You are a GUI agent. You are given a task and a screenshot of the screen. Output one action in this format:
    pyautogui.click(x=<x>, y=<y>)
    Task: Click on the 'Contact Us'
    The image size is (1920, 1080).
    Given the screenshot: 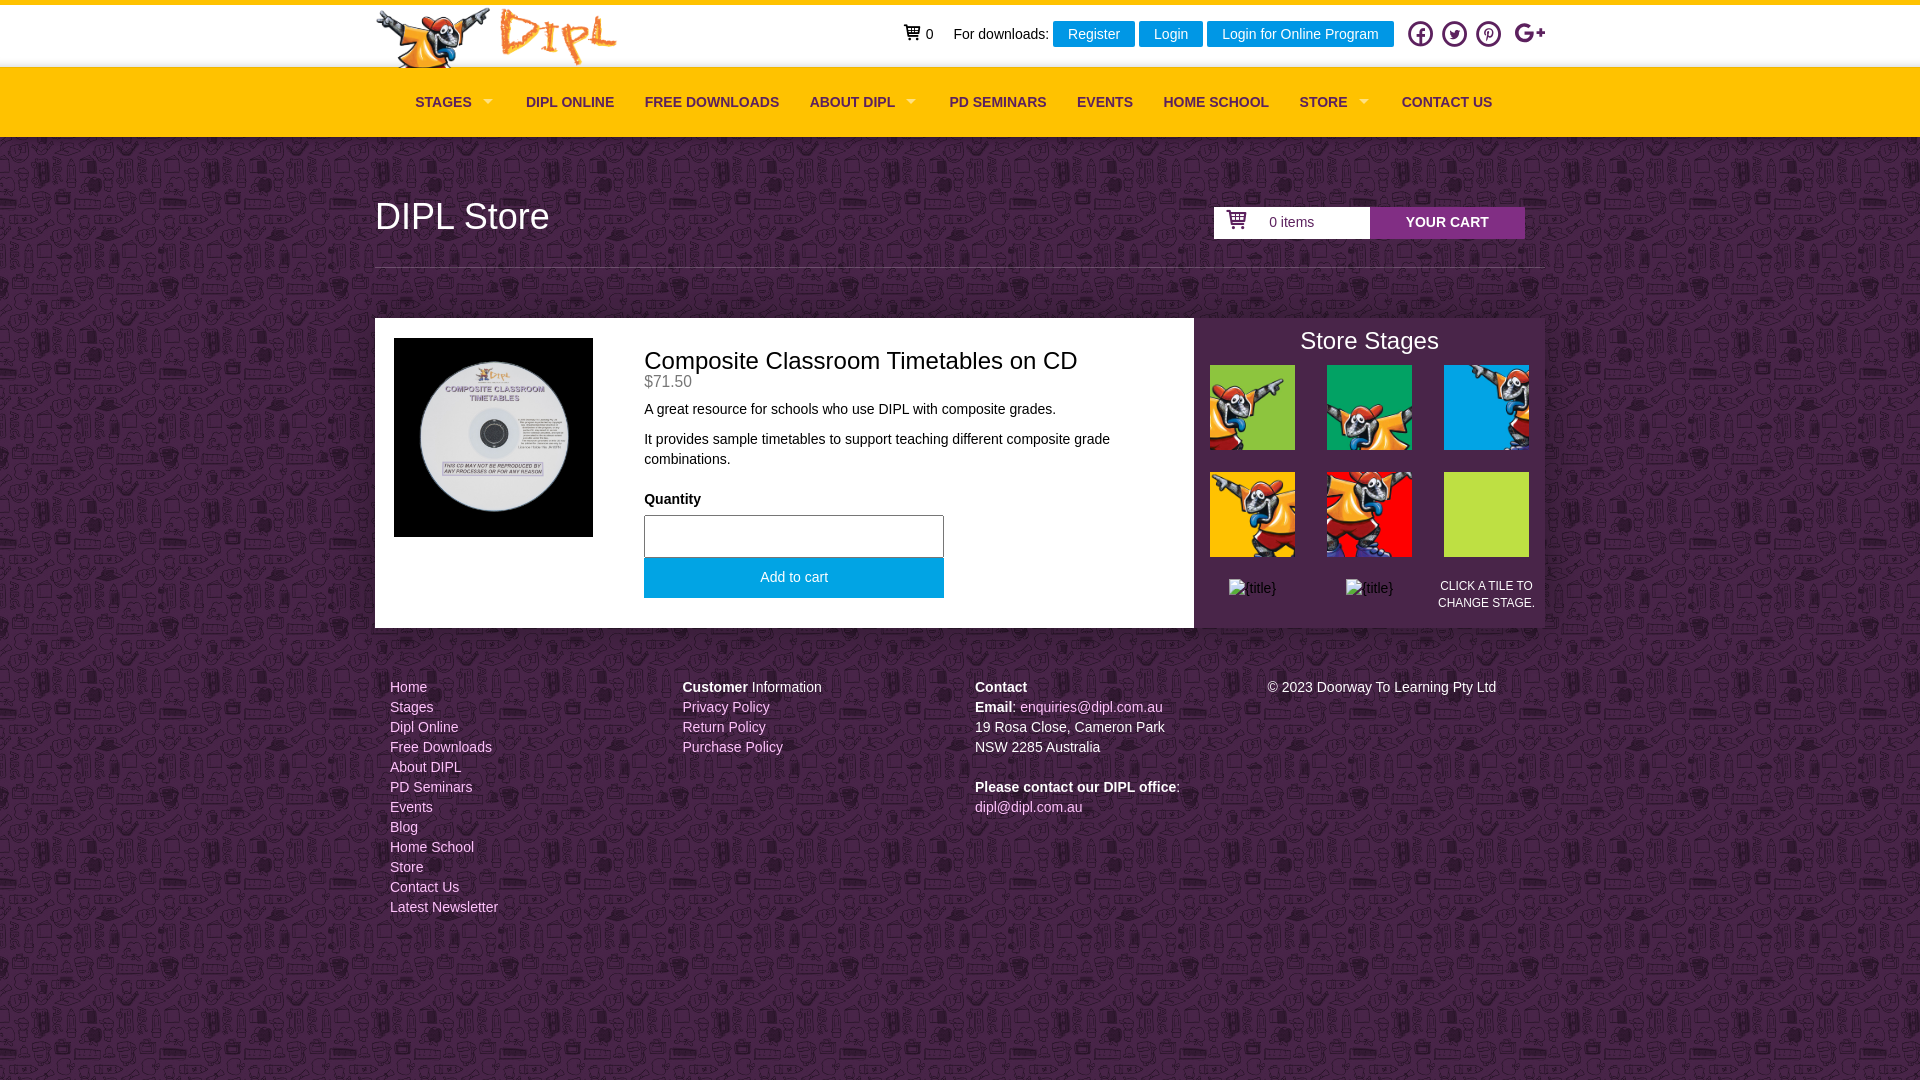 What is the action you would take?
    pyautogui.click(x=423, y=886)
    